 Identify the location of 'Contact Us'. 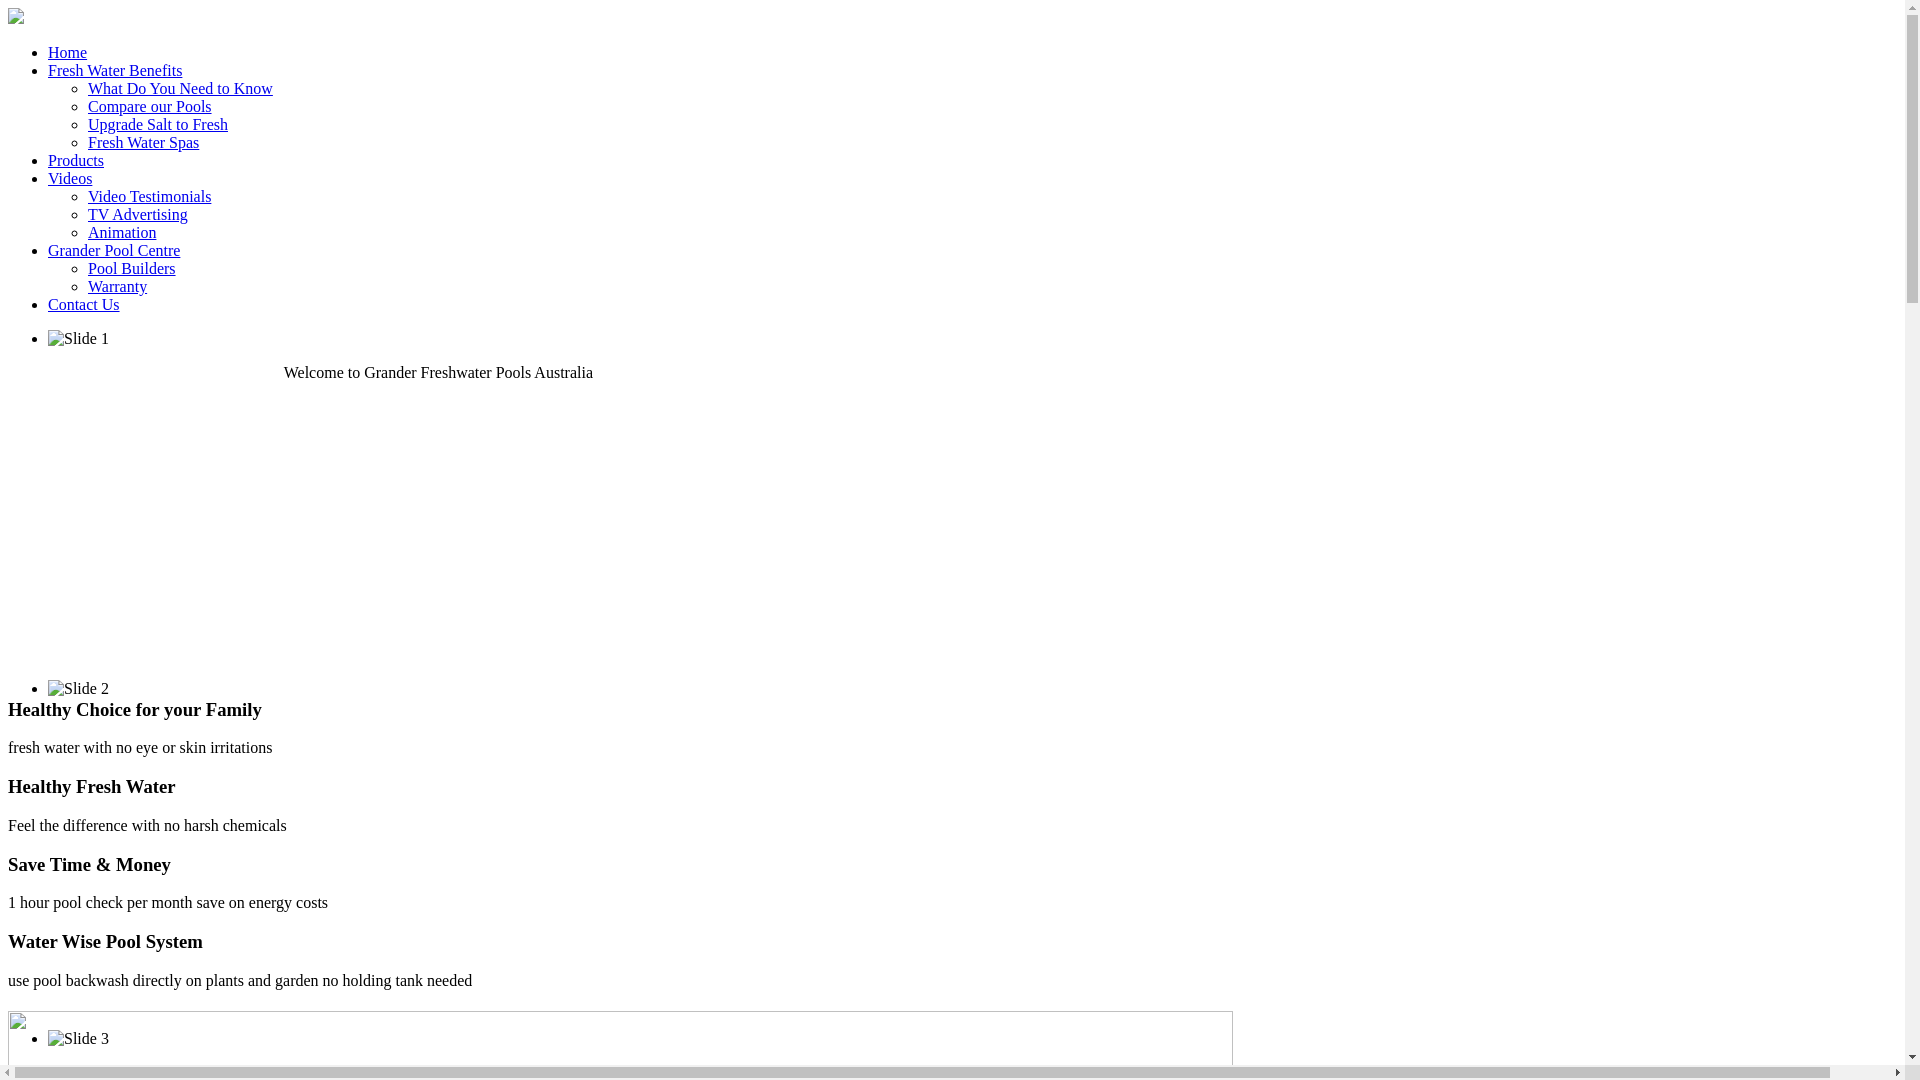
(82, 304).